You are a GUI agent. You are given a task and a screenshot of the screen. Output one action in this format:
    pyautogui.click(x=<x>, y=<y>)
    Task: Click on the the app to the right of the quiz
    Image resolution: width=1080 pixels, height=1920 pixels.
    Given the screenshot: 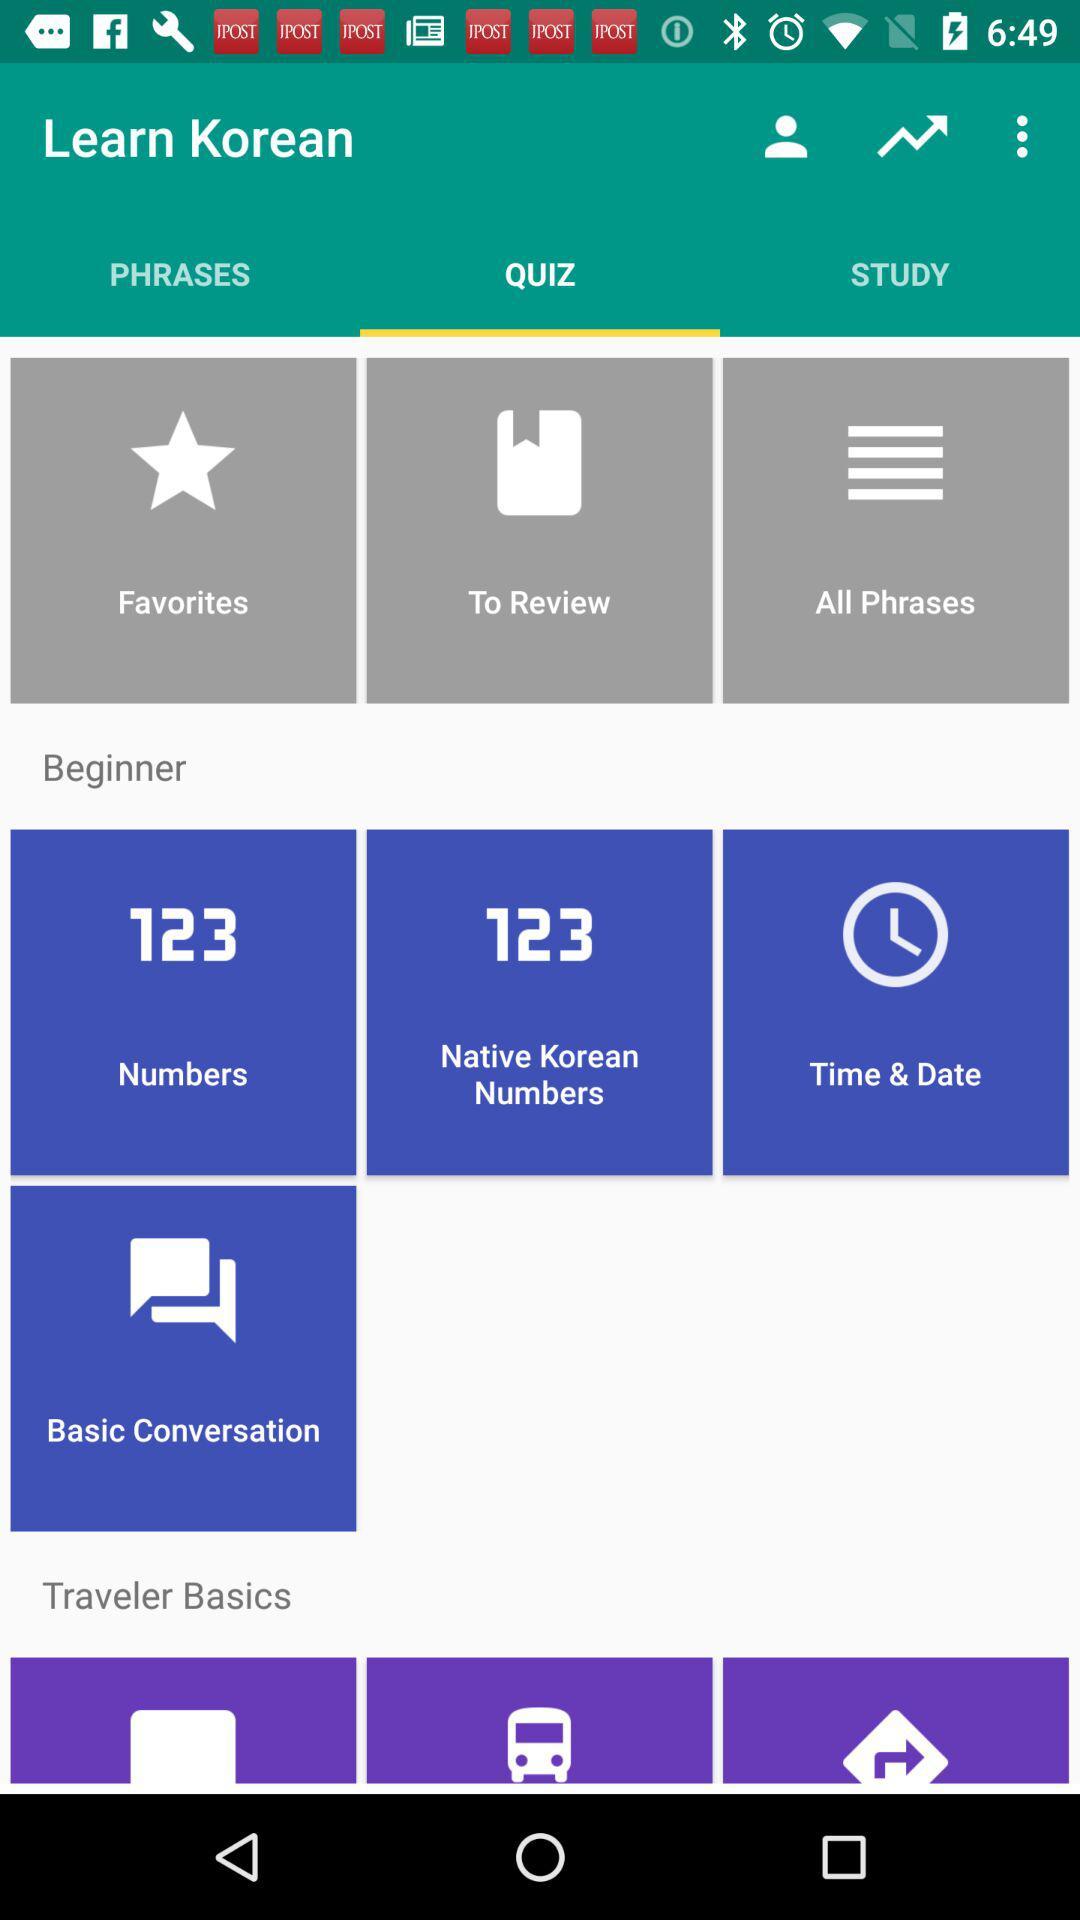 What is the action you would take?
    pyautogui.click(x=785, y=135)
    